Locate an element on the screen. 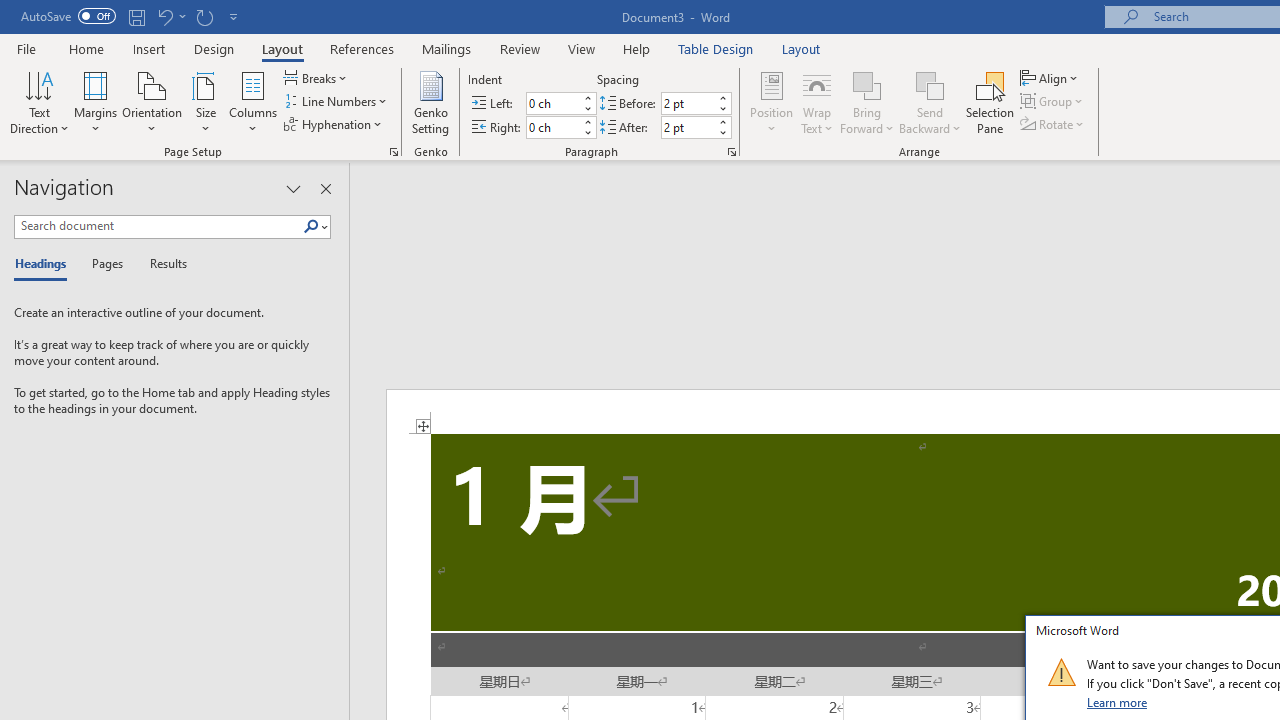 The width and height of the screenshot is (1280, 720). 'File Tab' is located at coordinates (26, 47).